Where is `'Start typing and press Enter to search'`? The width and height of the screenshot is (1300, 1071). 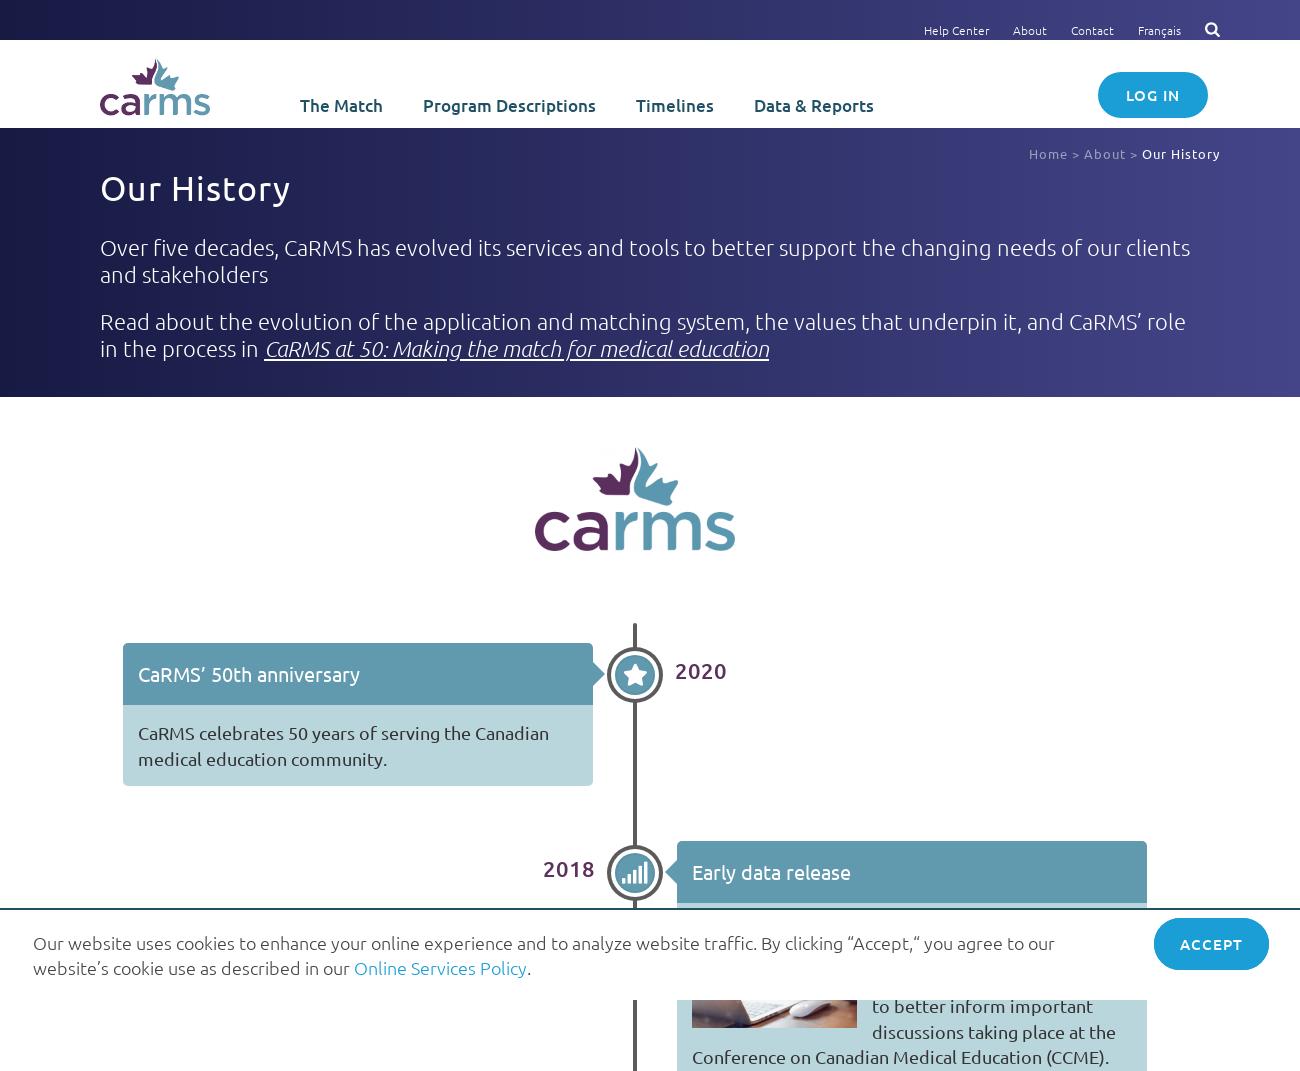 'Start typing and press Enter to search' is located at coordinates (648, 442).